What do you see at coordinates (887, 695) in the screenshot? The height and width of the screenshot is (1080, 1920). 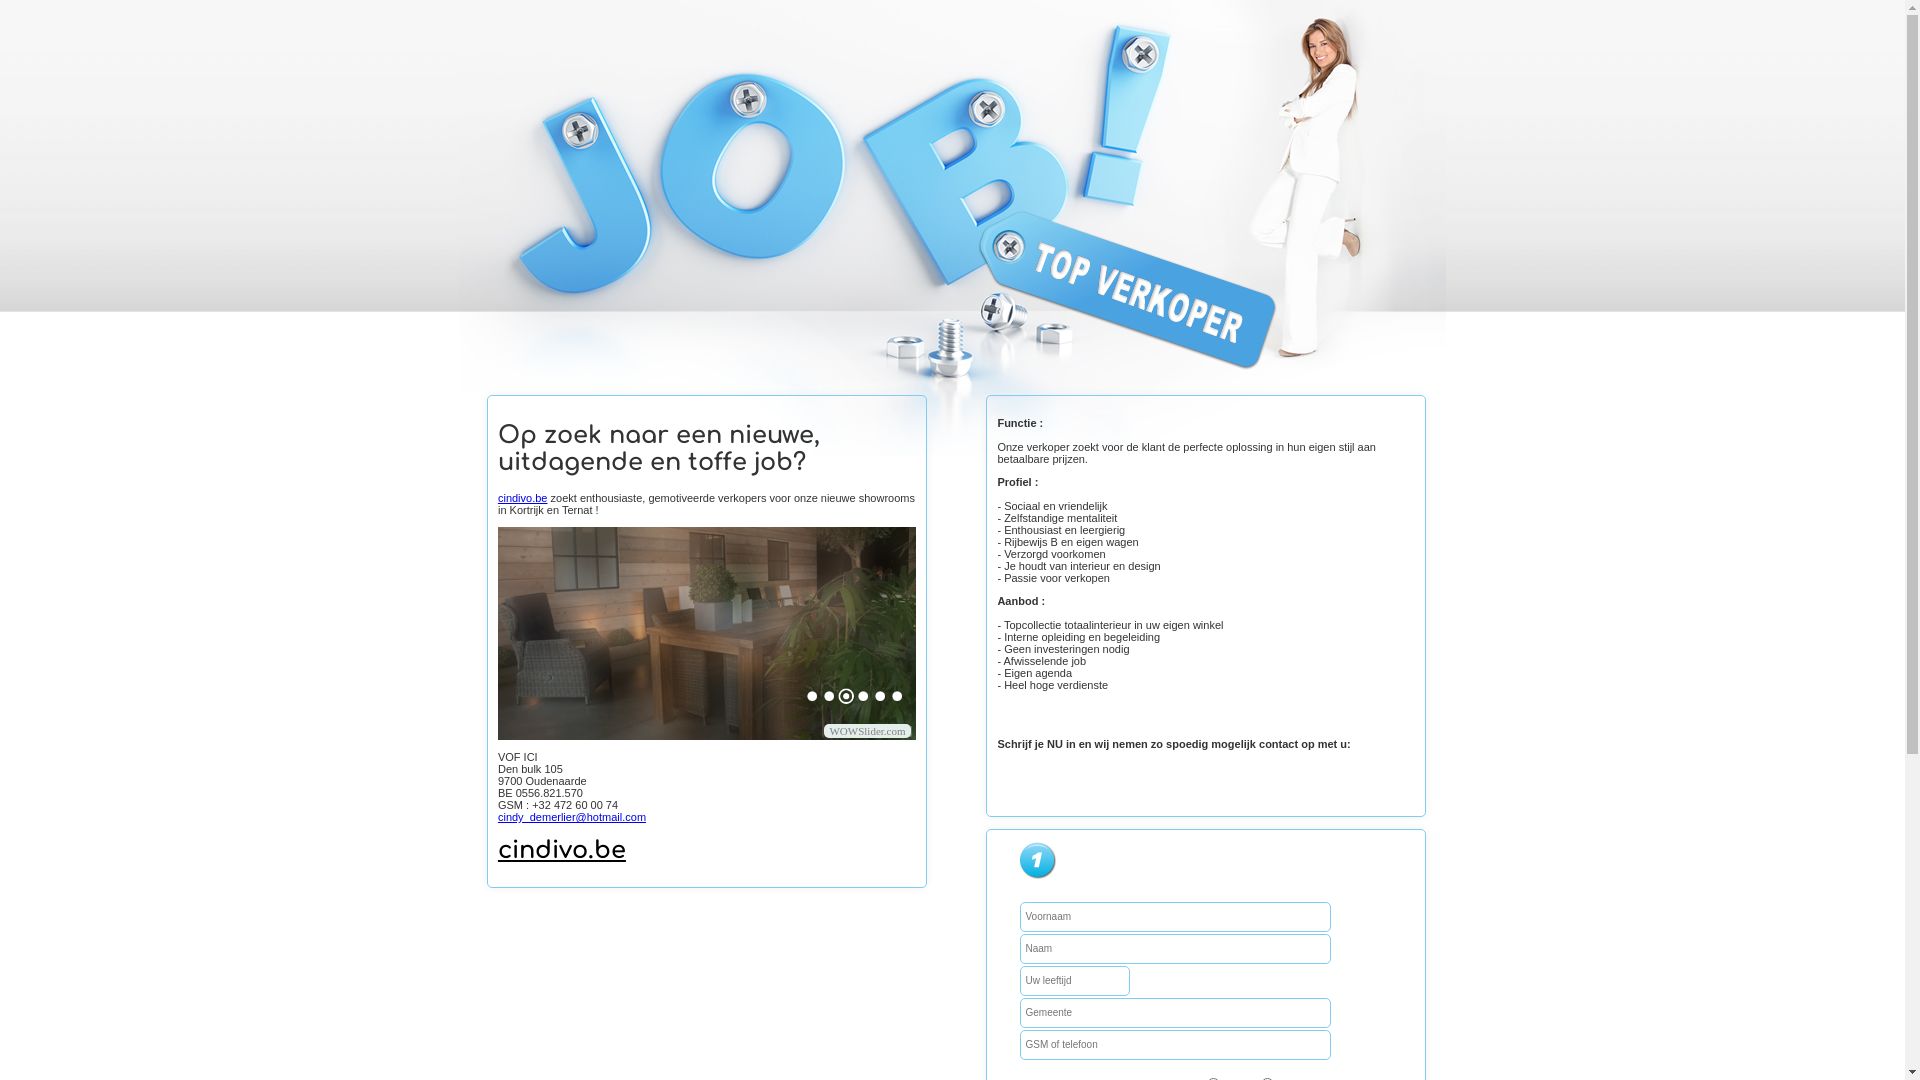 I see `'6'` at bounding box center [887, 695].